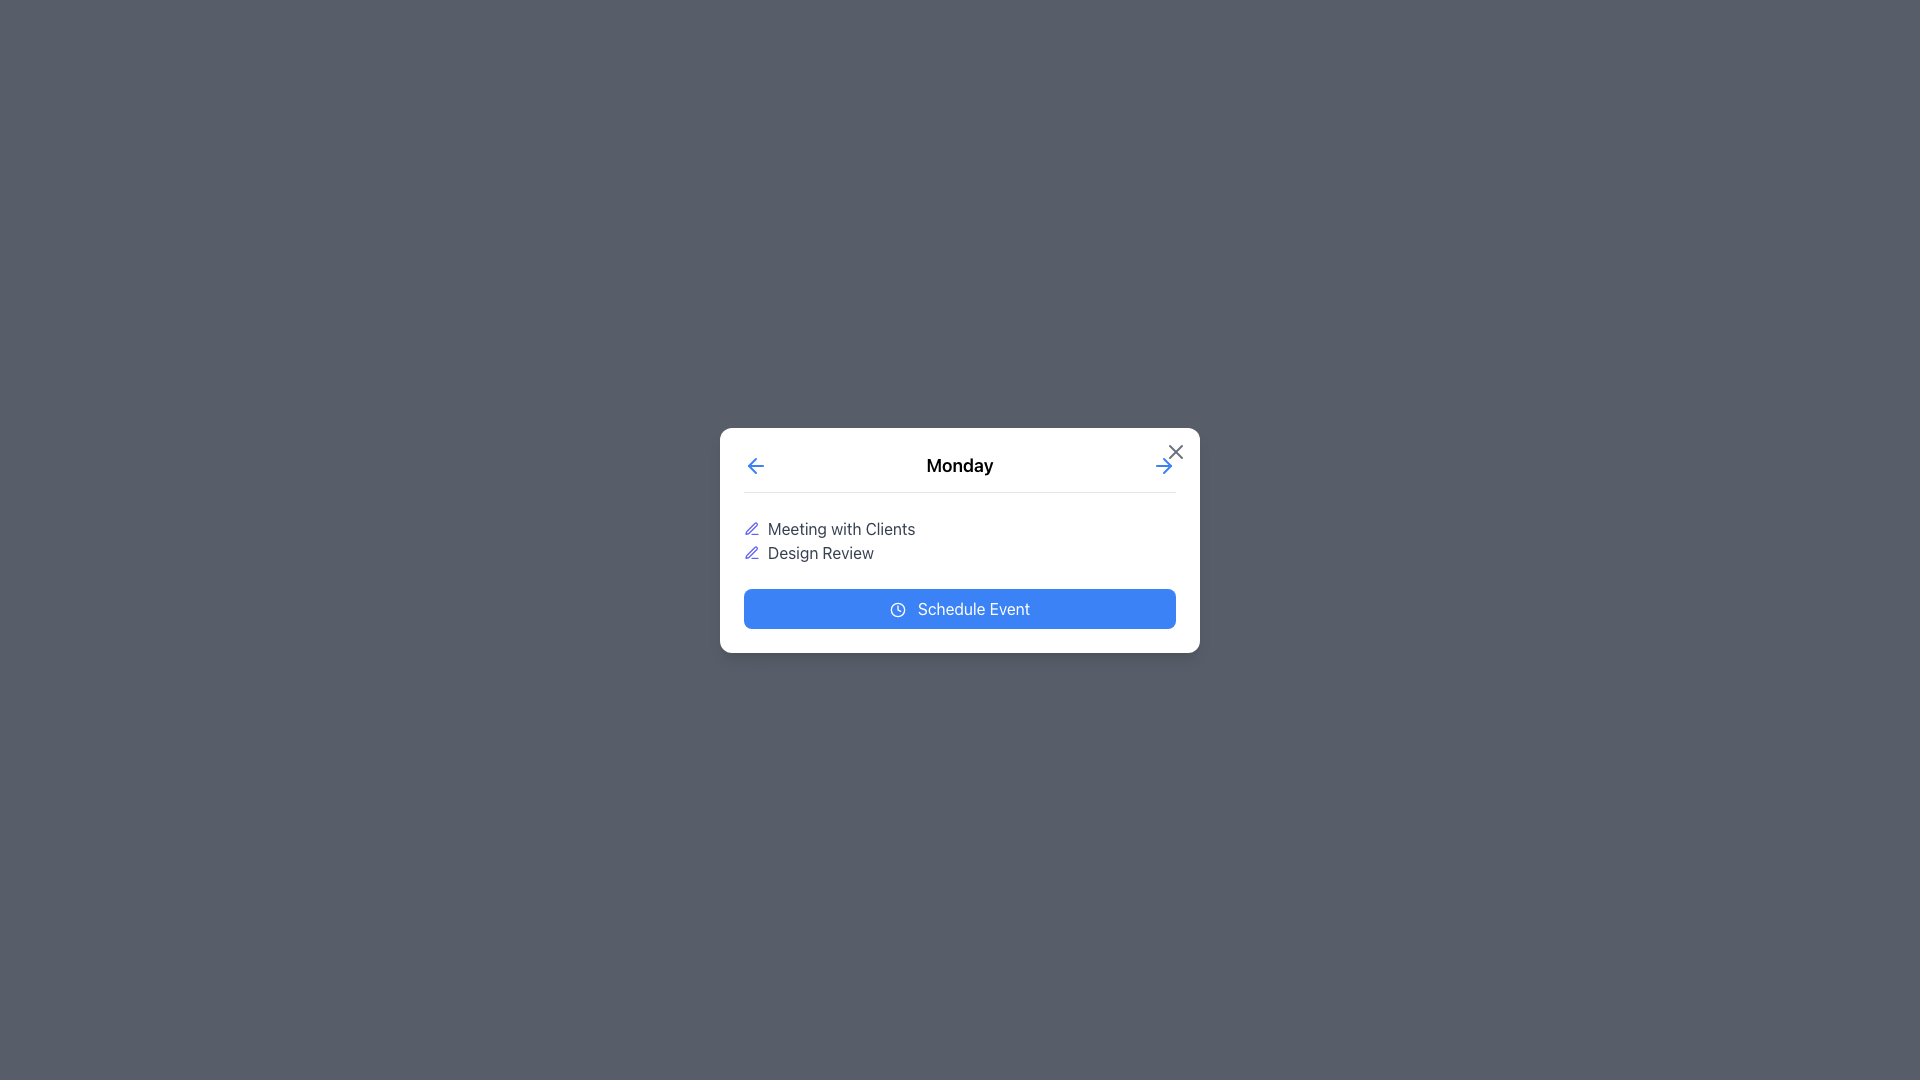 Image resolution: width=1920 pixels, height=1080 pixels. What do you see at coordinates (960, 607) in the screenshot?
I see `the 'Schedule Event' button` at bounding box center [960, 607].